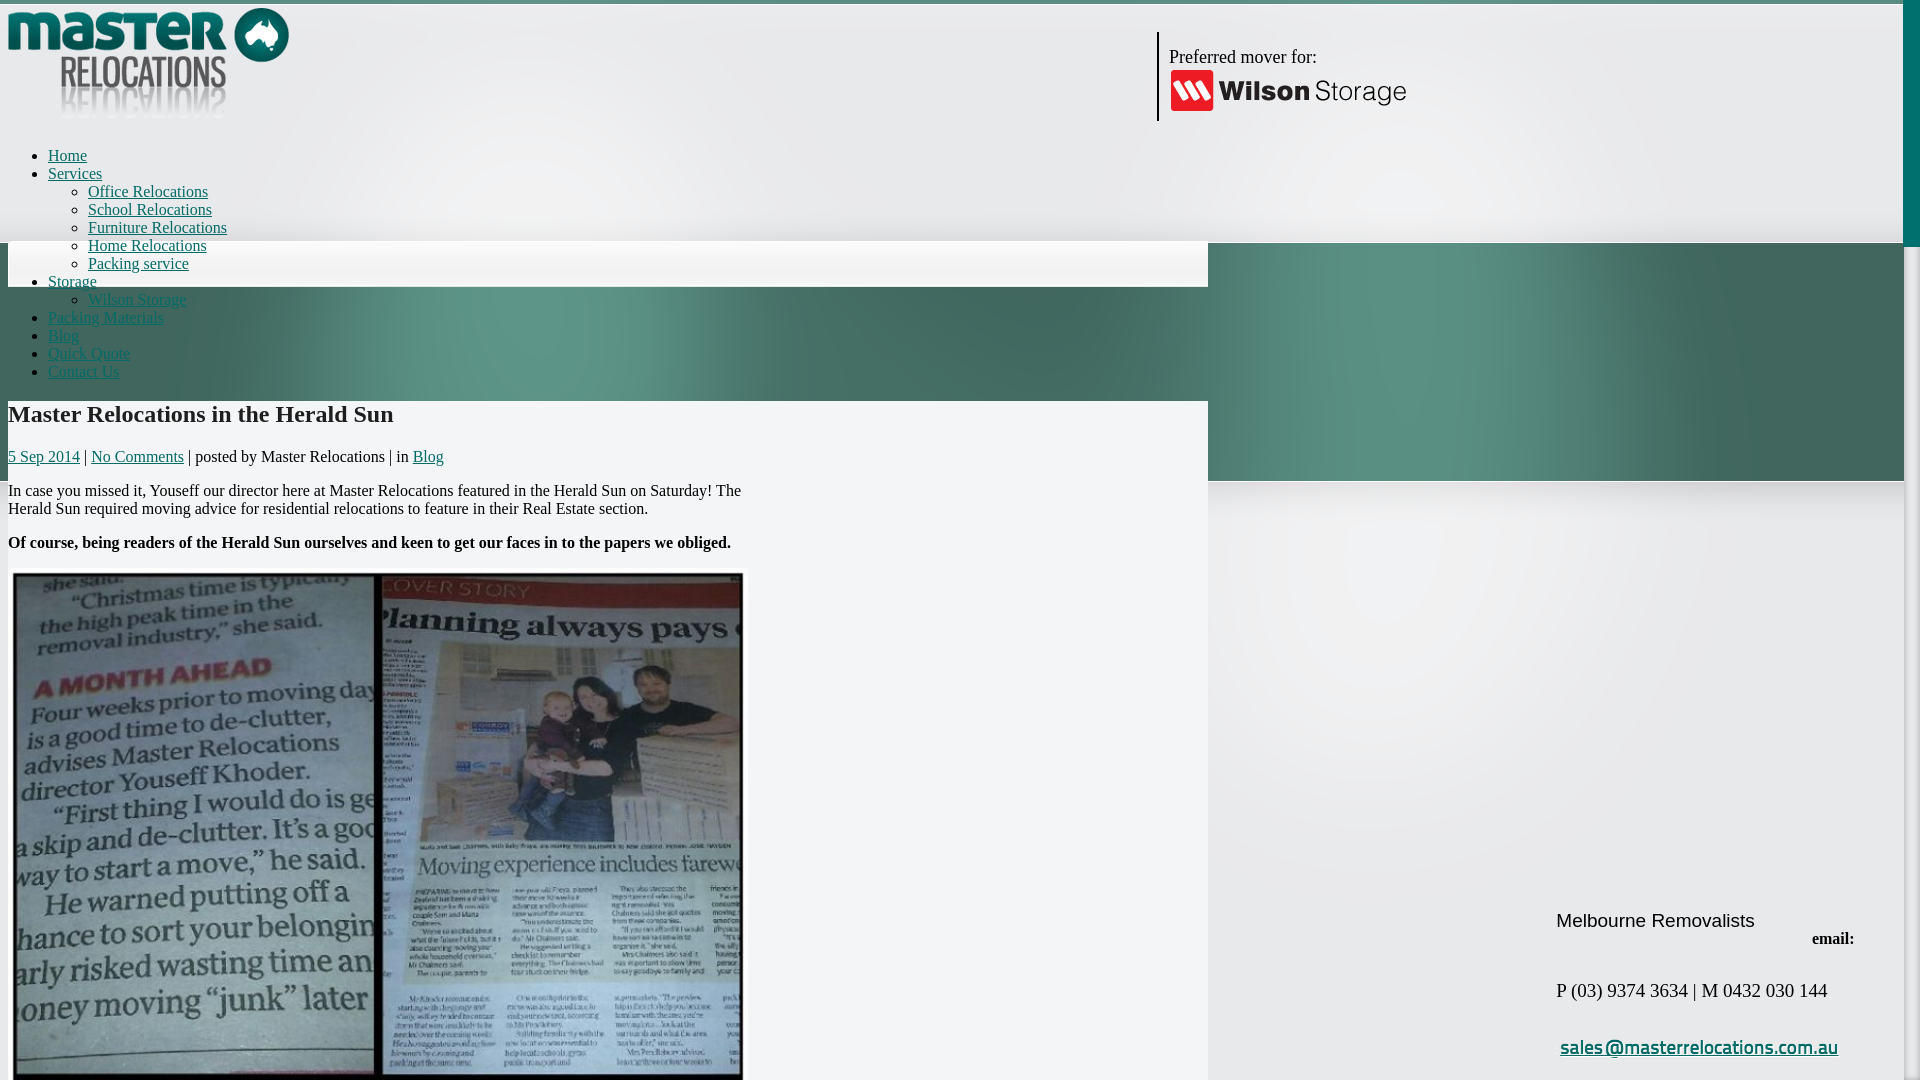  Describe the element at coordinates (75, 172) in the screenshot. I see `'Services'` at that location.